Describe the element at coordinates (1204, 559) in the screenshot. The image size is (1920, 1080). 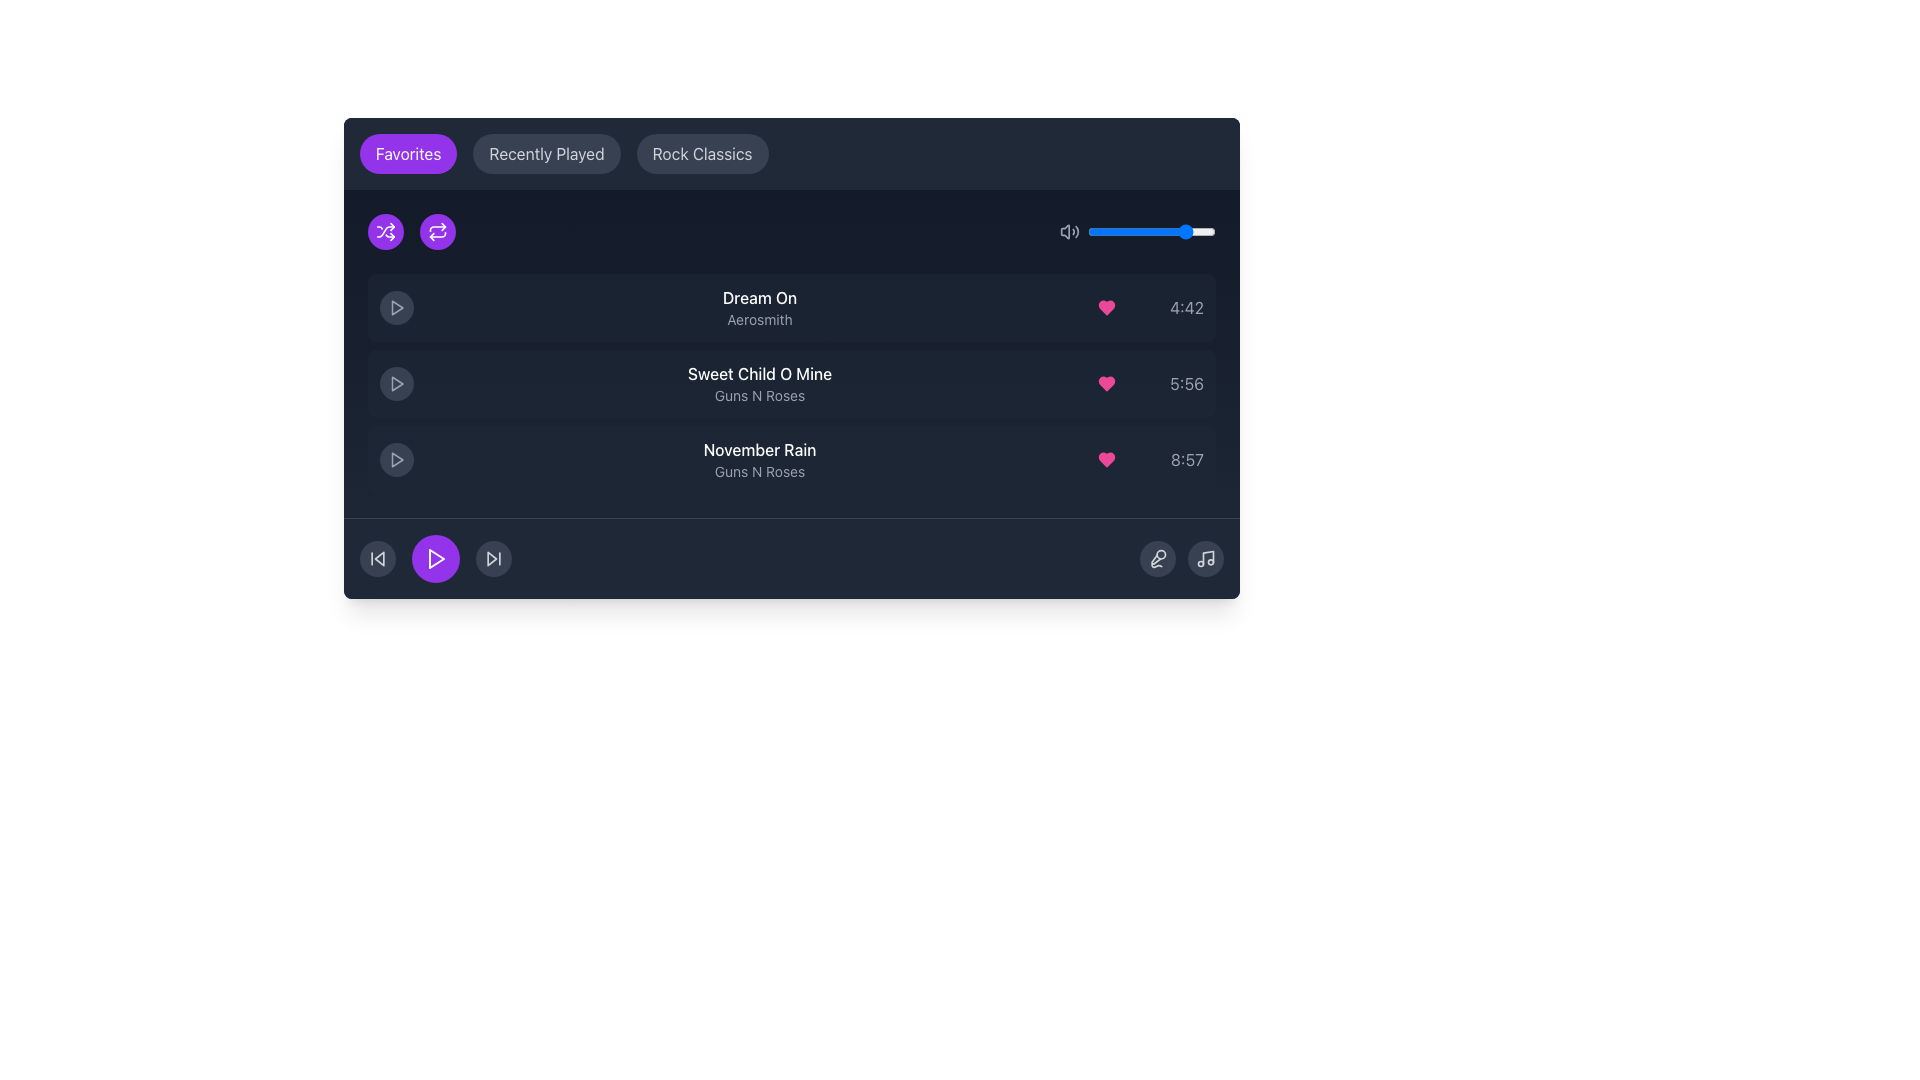
I see `the music button located at the bottom-right corner of the control panel for navigation` at that location.